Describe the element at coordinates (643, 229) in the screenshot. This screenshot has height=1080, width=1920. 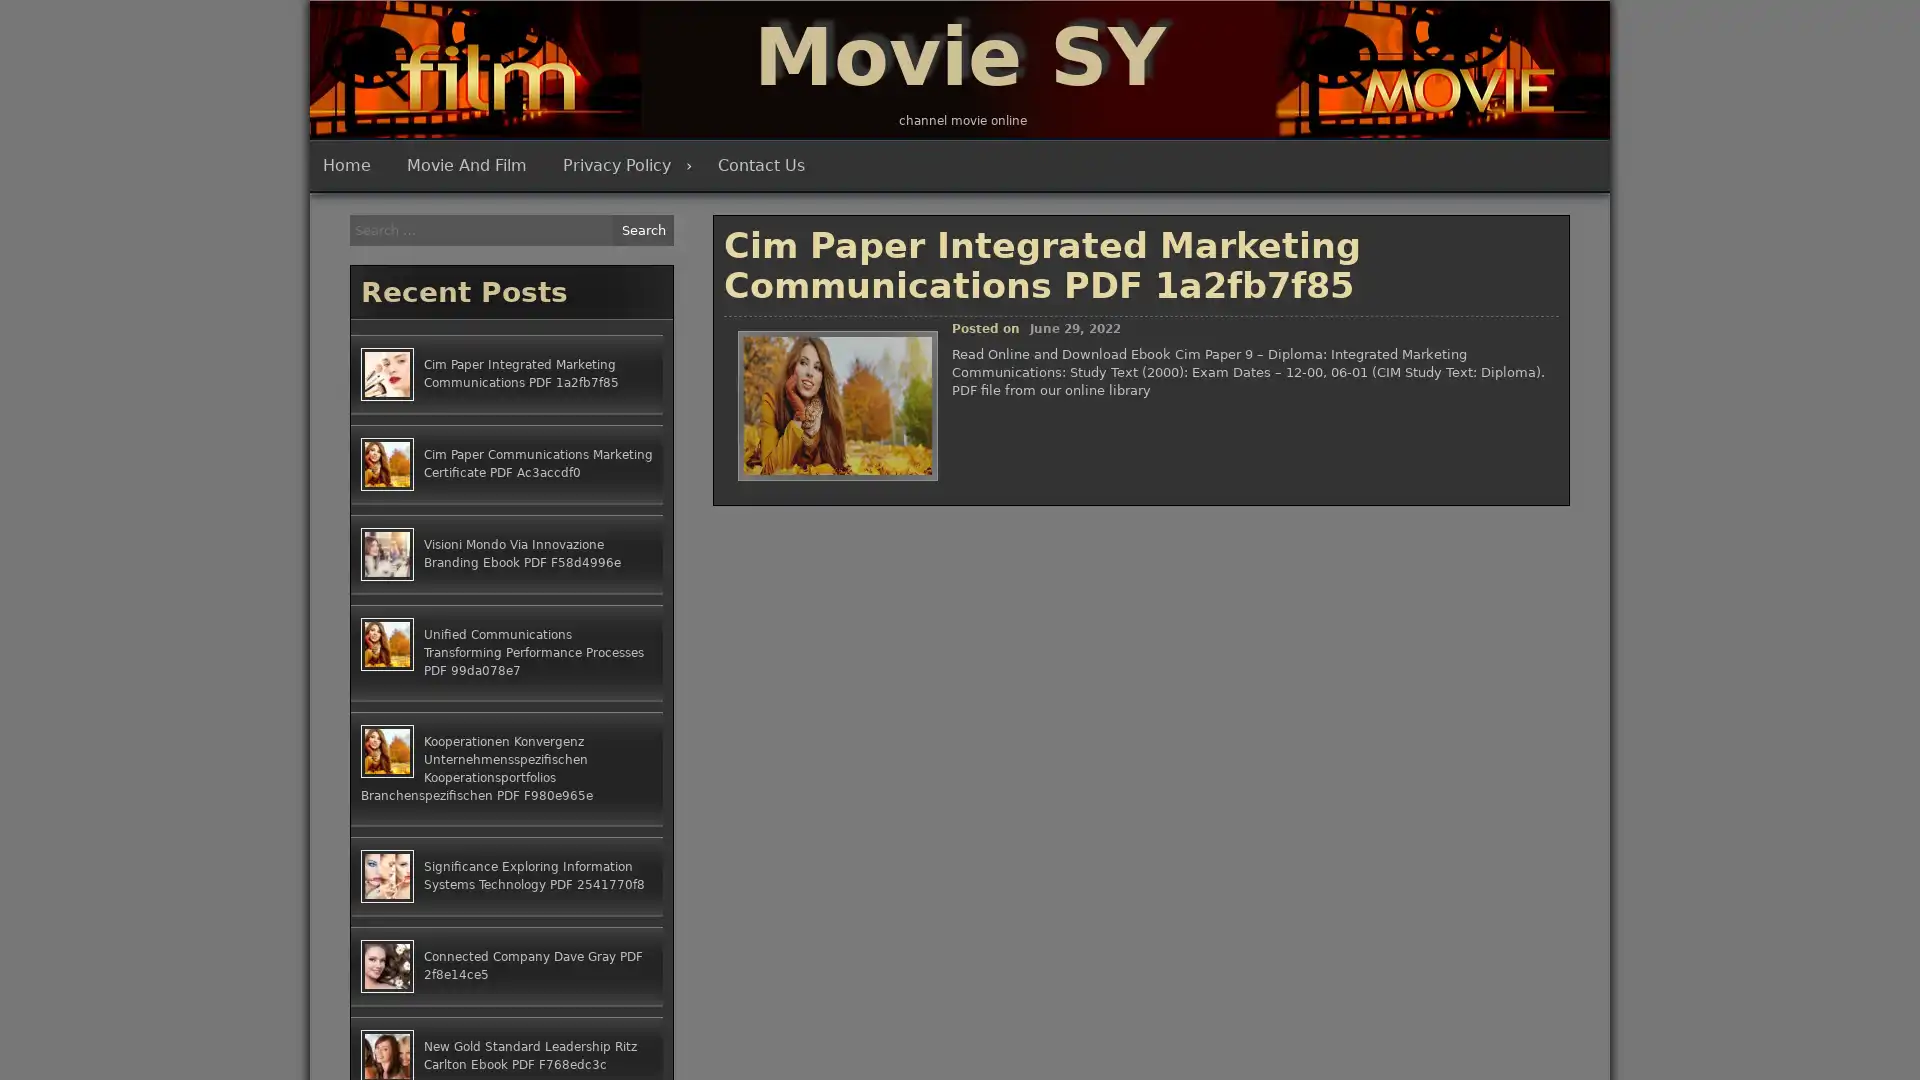
I see `Search` at that location.